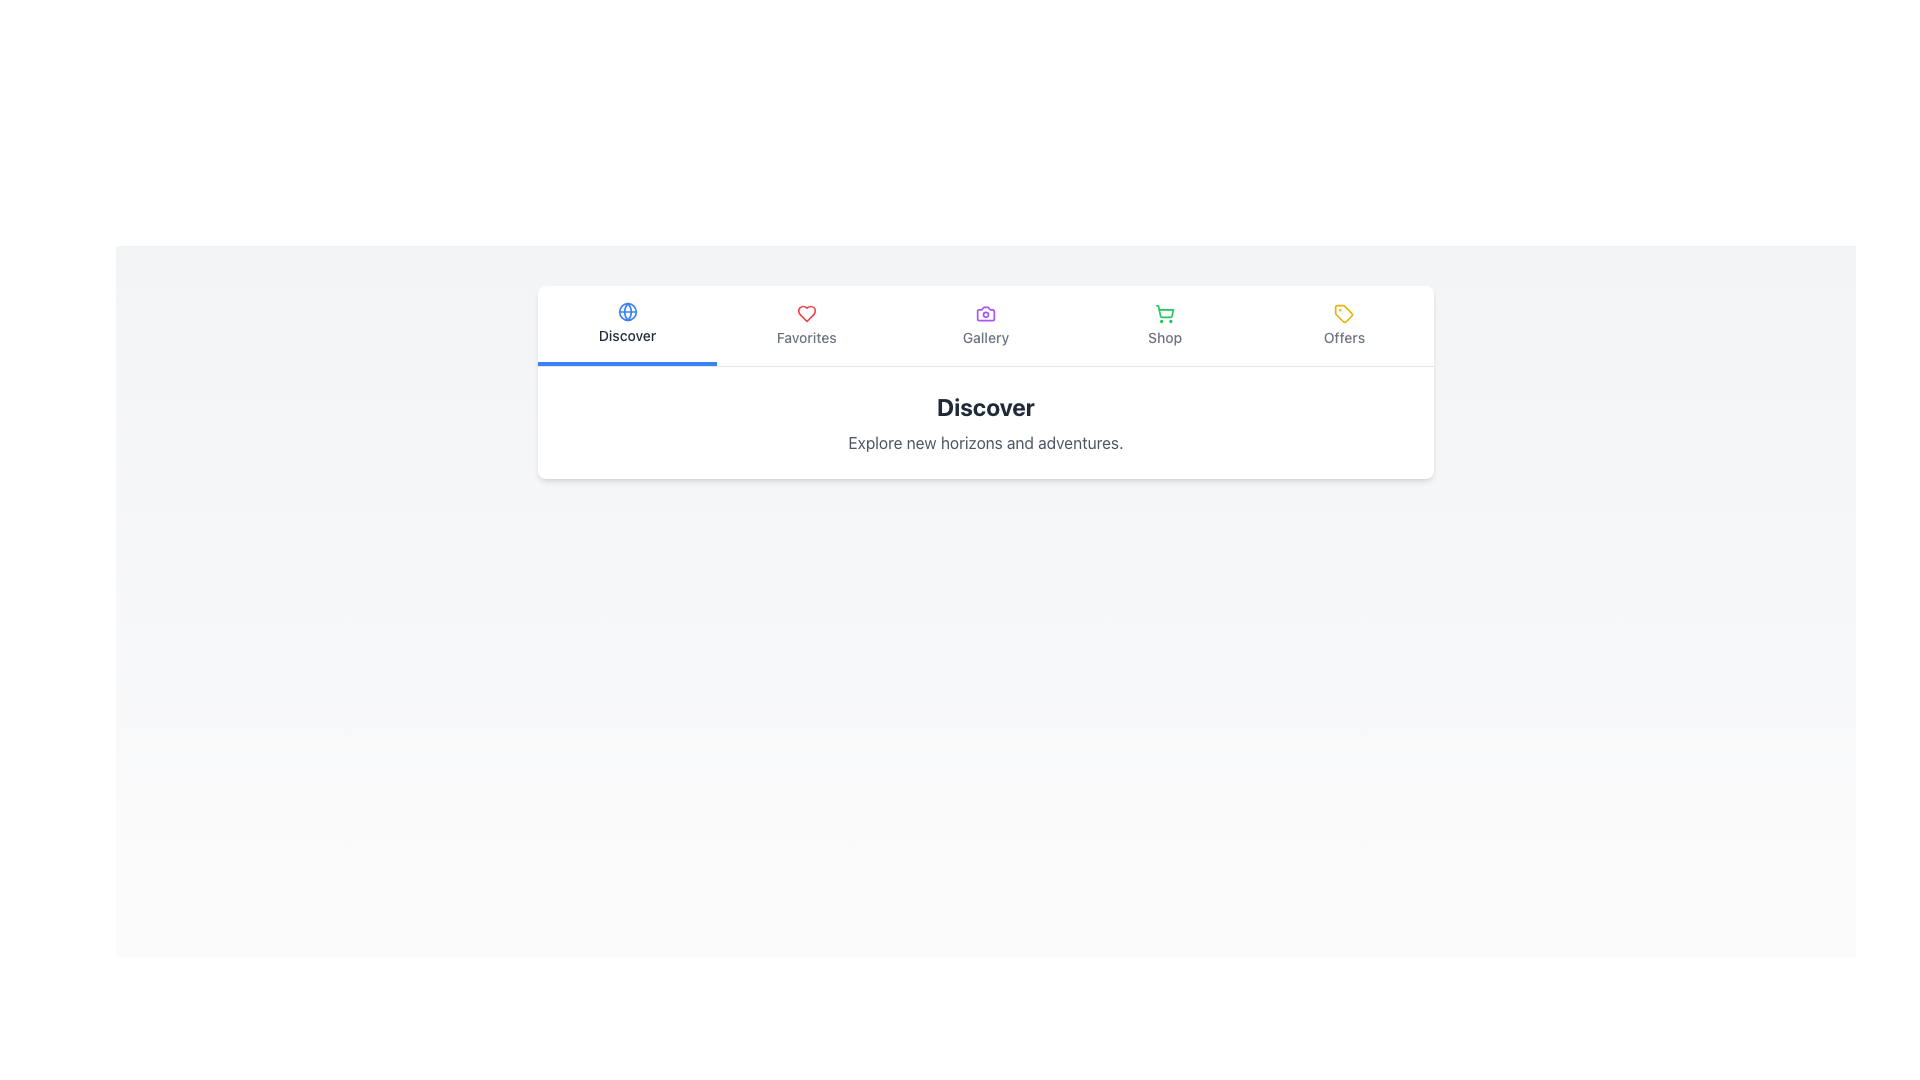 The width and height of the screenshot is (1920, 1080). I want to click on the circular graphic element with a blue outline located in the center of the globe icon, situated above the 'Discover' label, so click(626, 312).